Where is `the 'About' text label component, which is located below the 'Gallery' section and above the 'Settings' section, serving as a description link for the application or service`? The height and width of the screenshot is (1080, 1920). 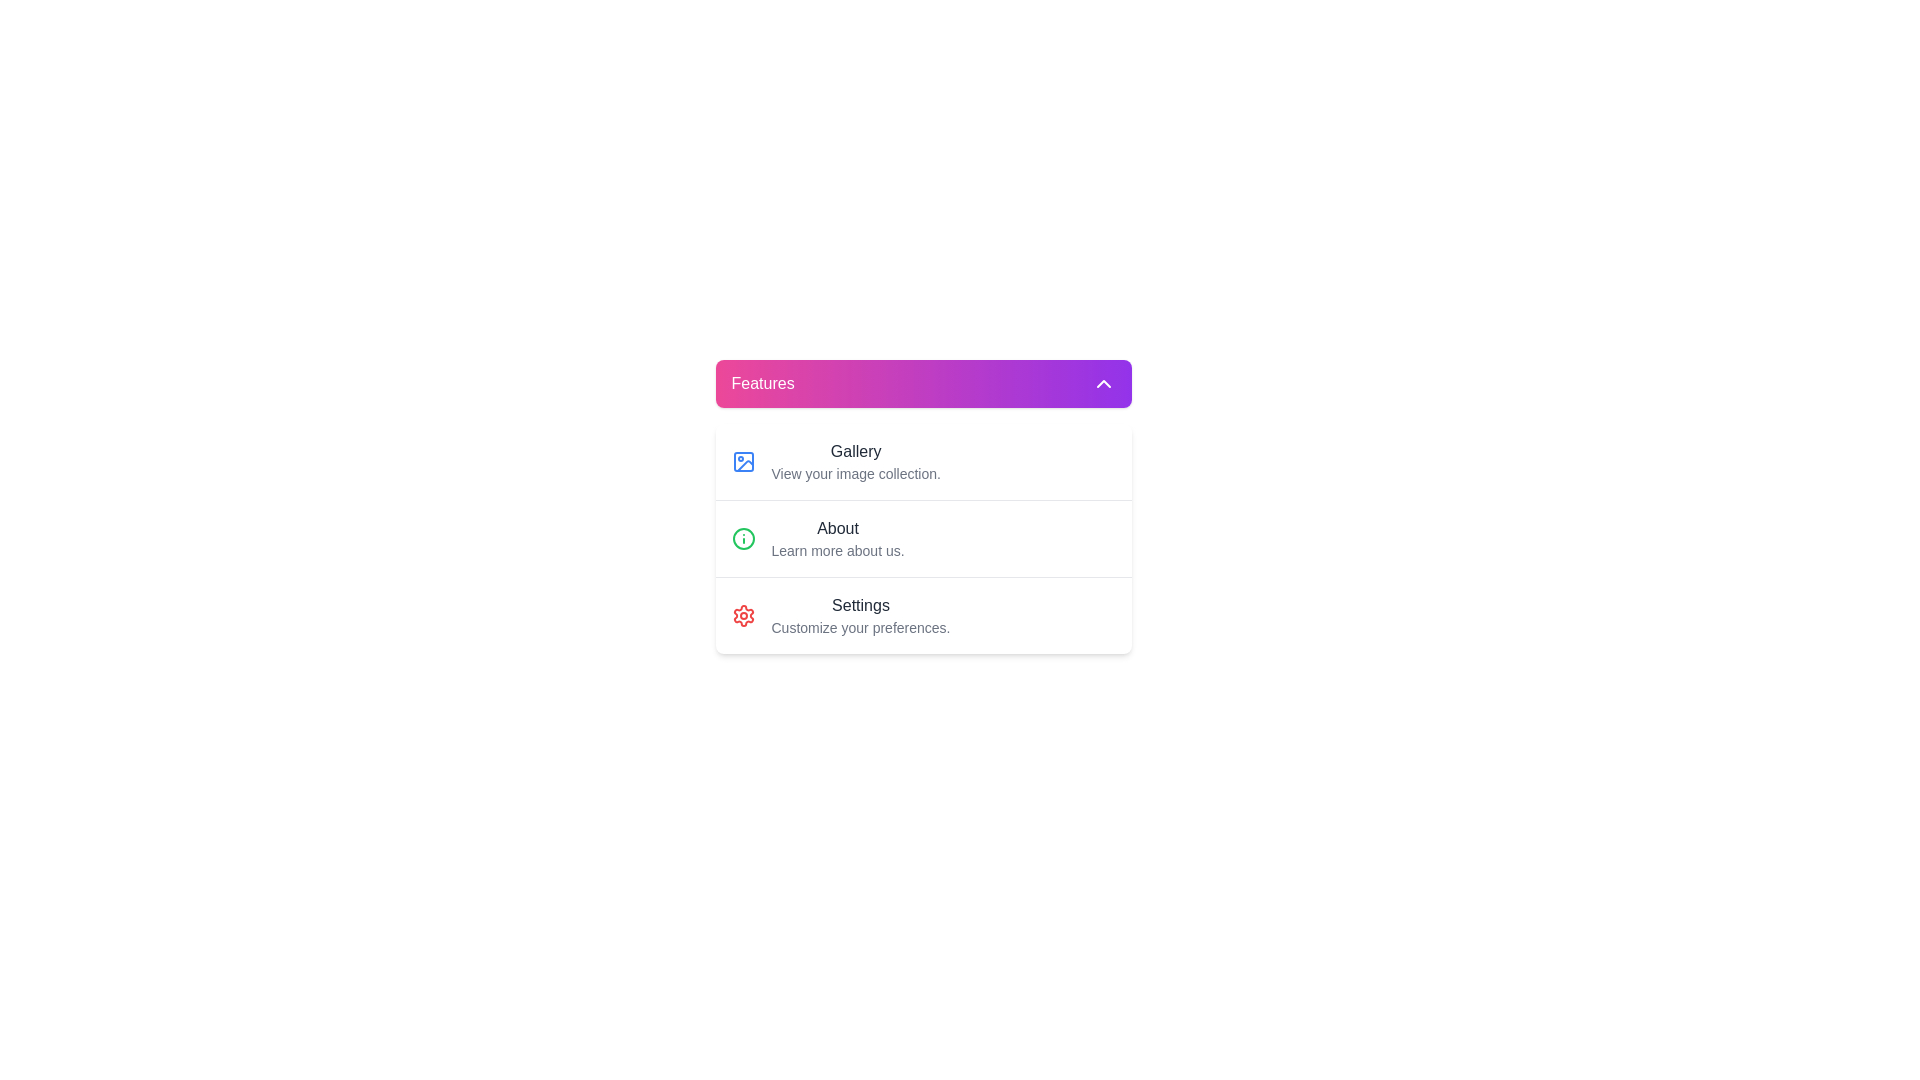
the 'About' text label component, which is located below the 'Gallery' section and above the 'Settings' section, serving as a description link for the application or service is located at coordinates (838, 538).